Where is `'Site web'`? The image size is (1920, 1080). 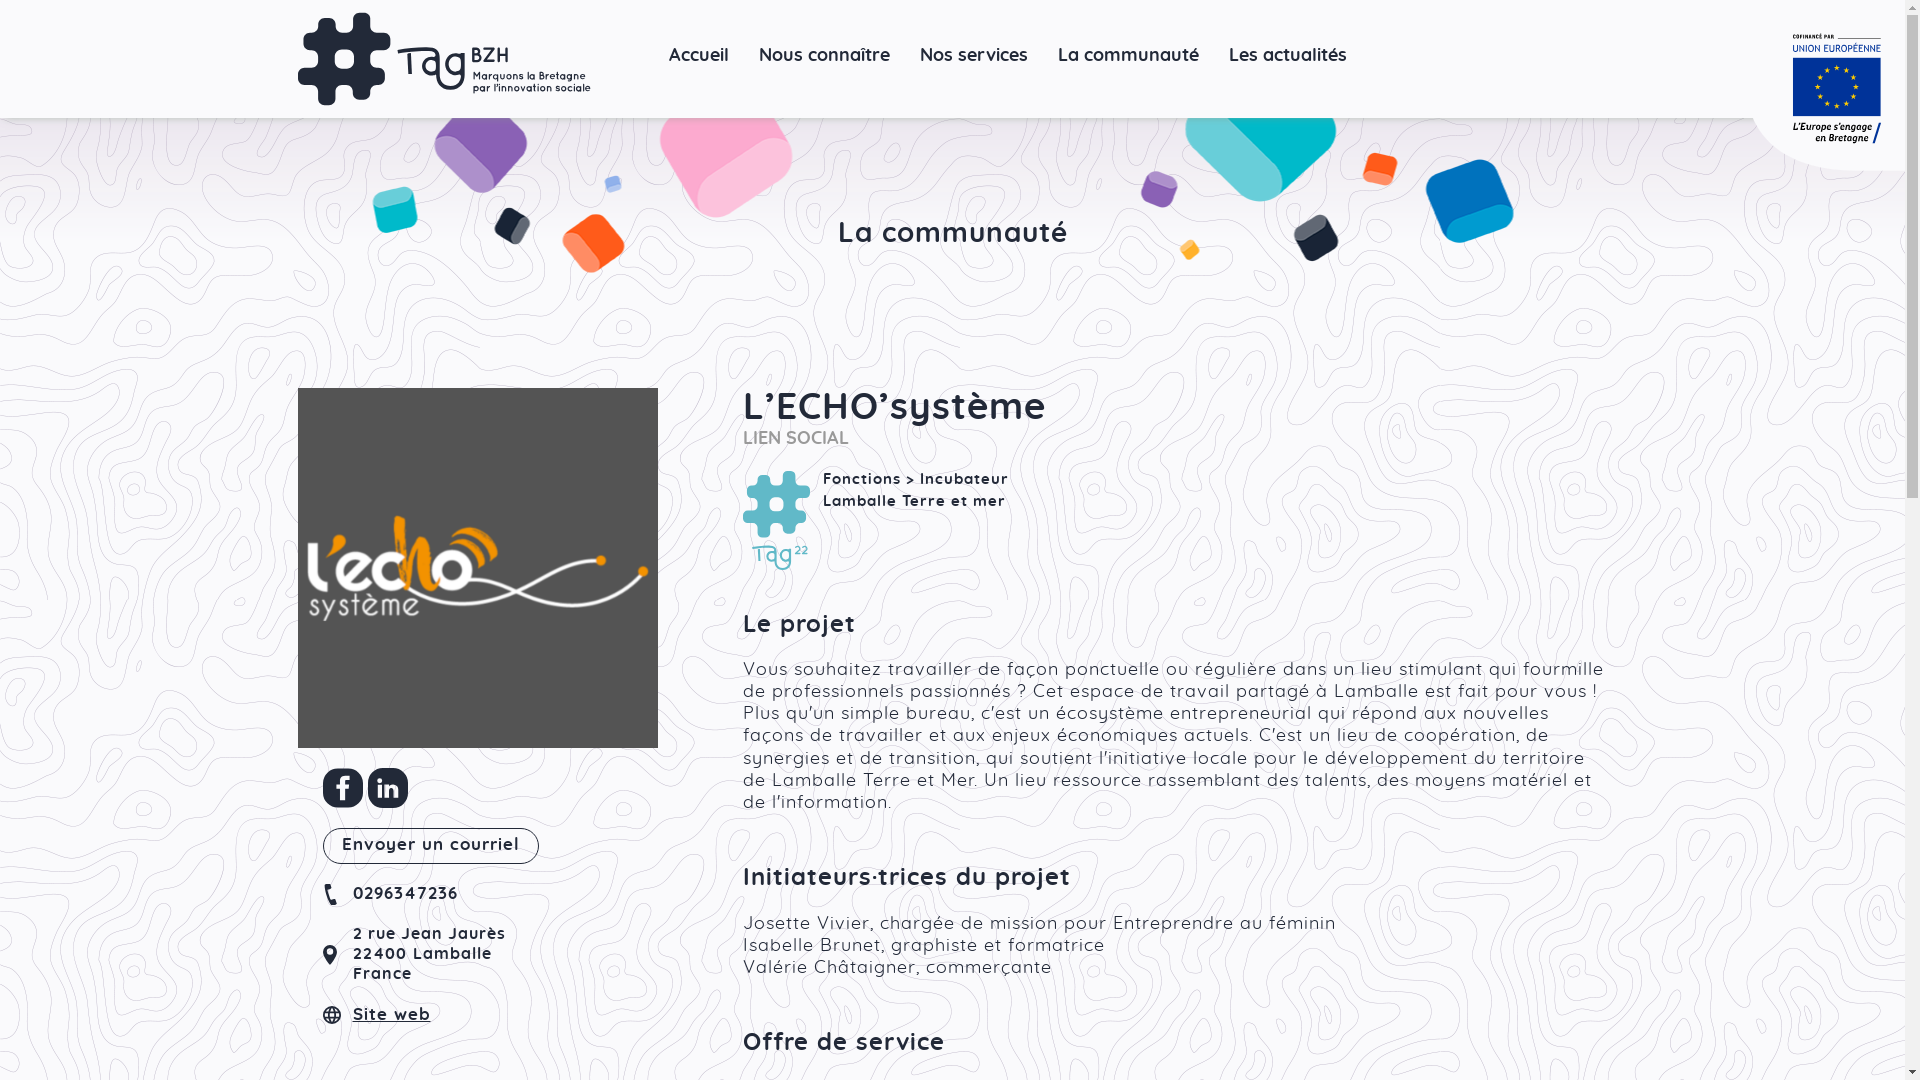
'Site web' is located at coordinates (351, 1014).